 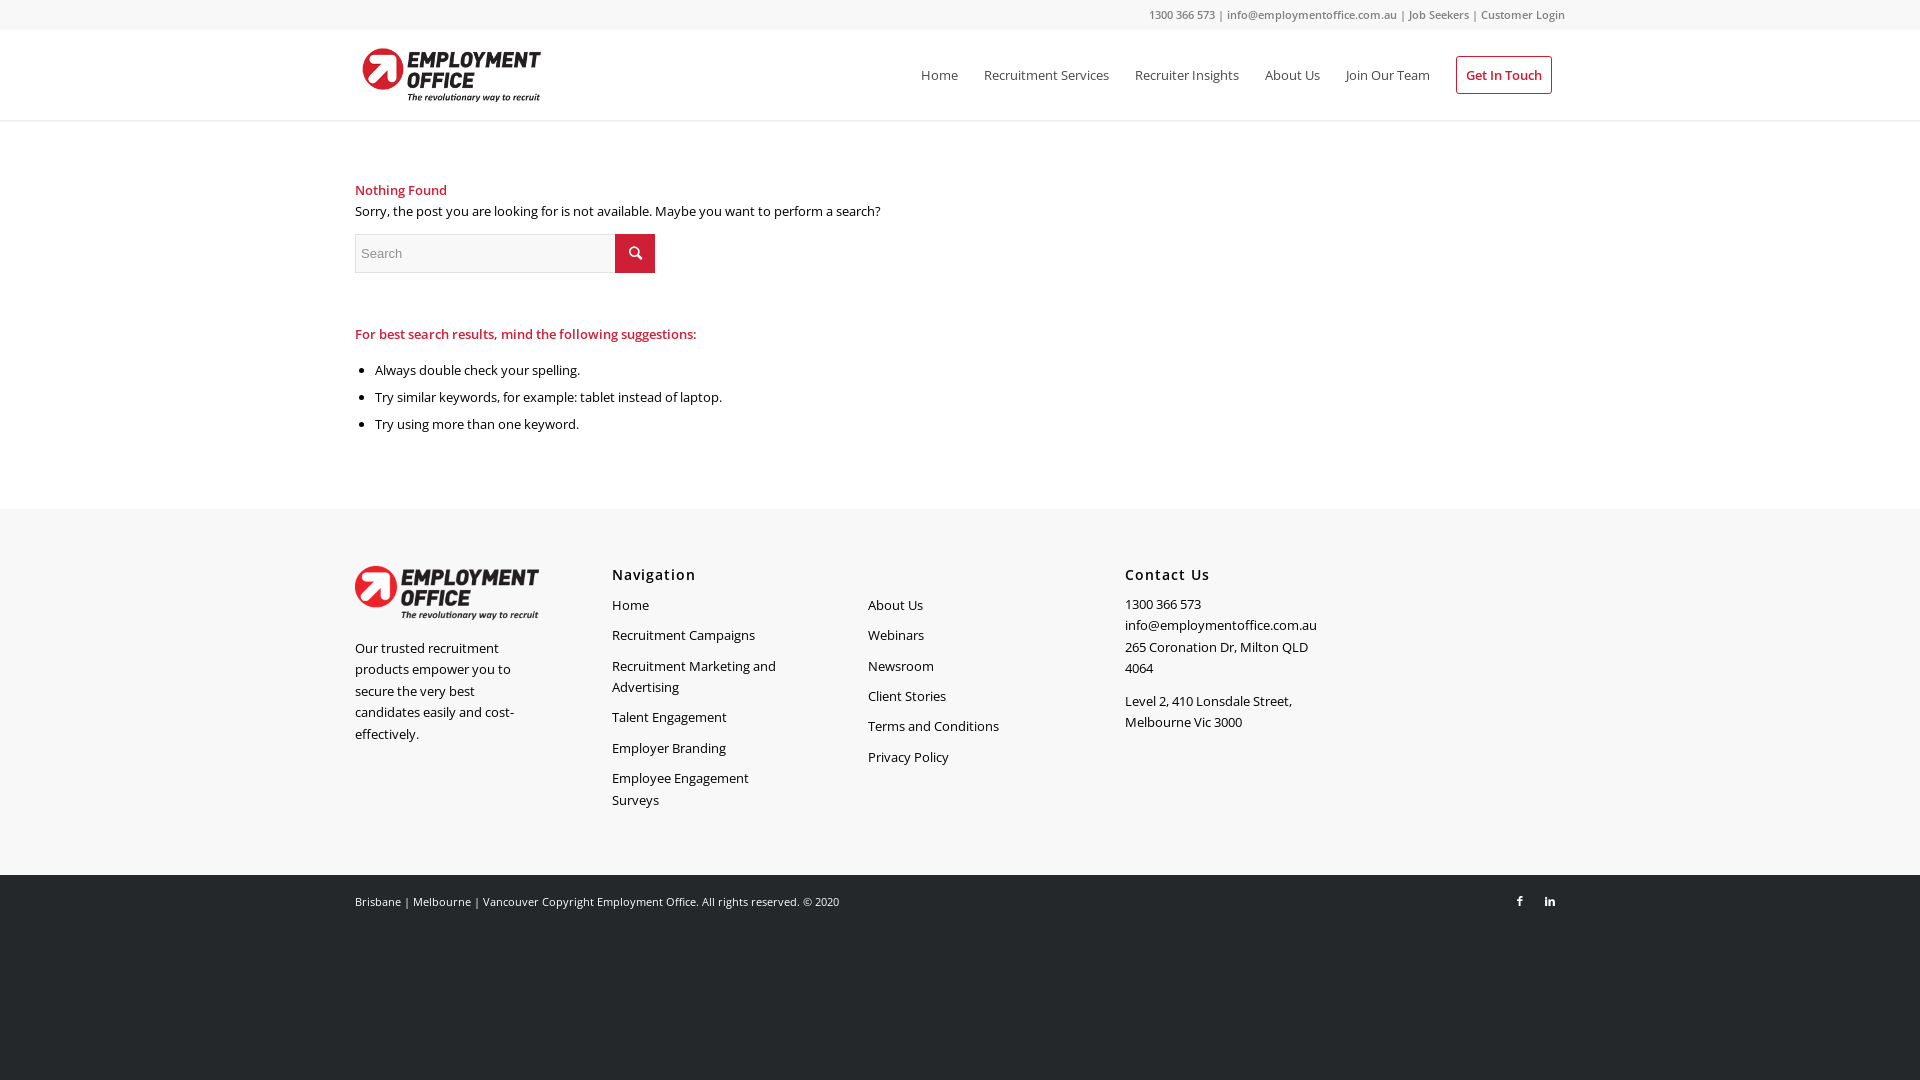 I want to click on 'Home', so click(x=610, y=604).